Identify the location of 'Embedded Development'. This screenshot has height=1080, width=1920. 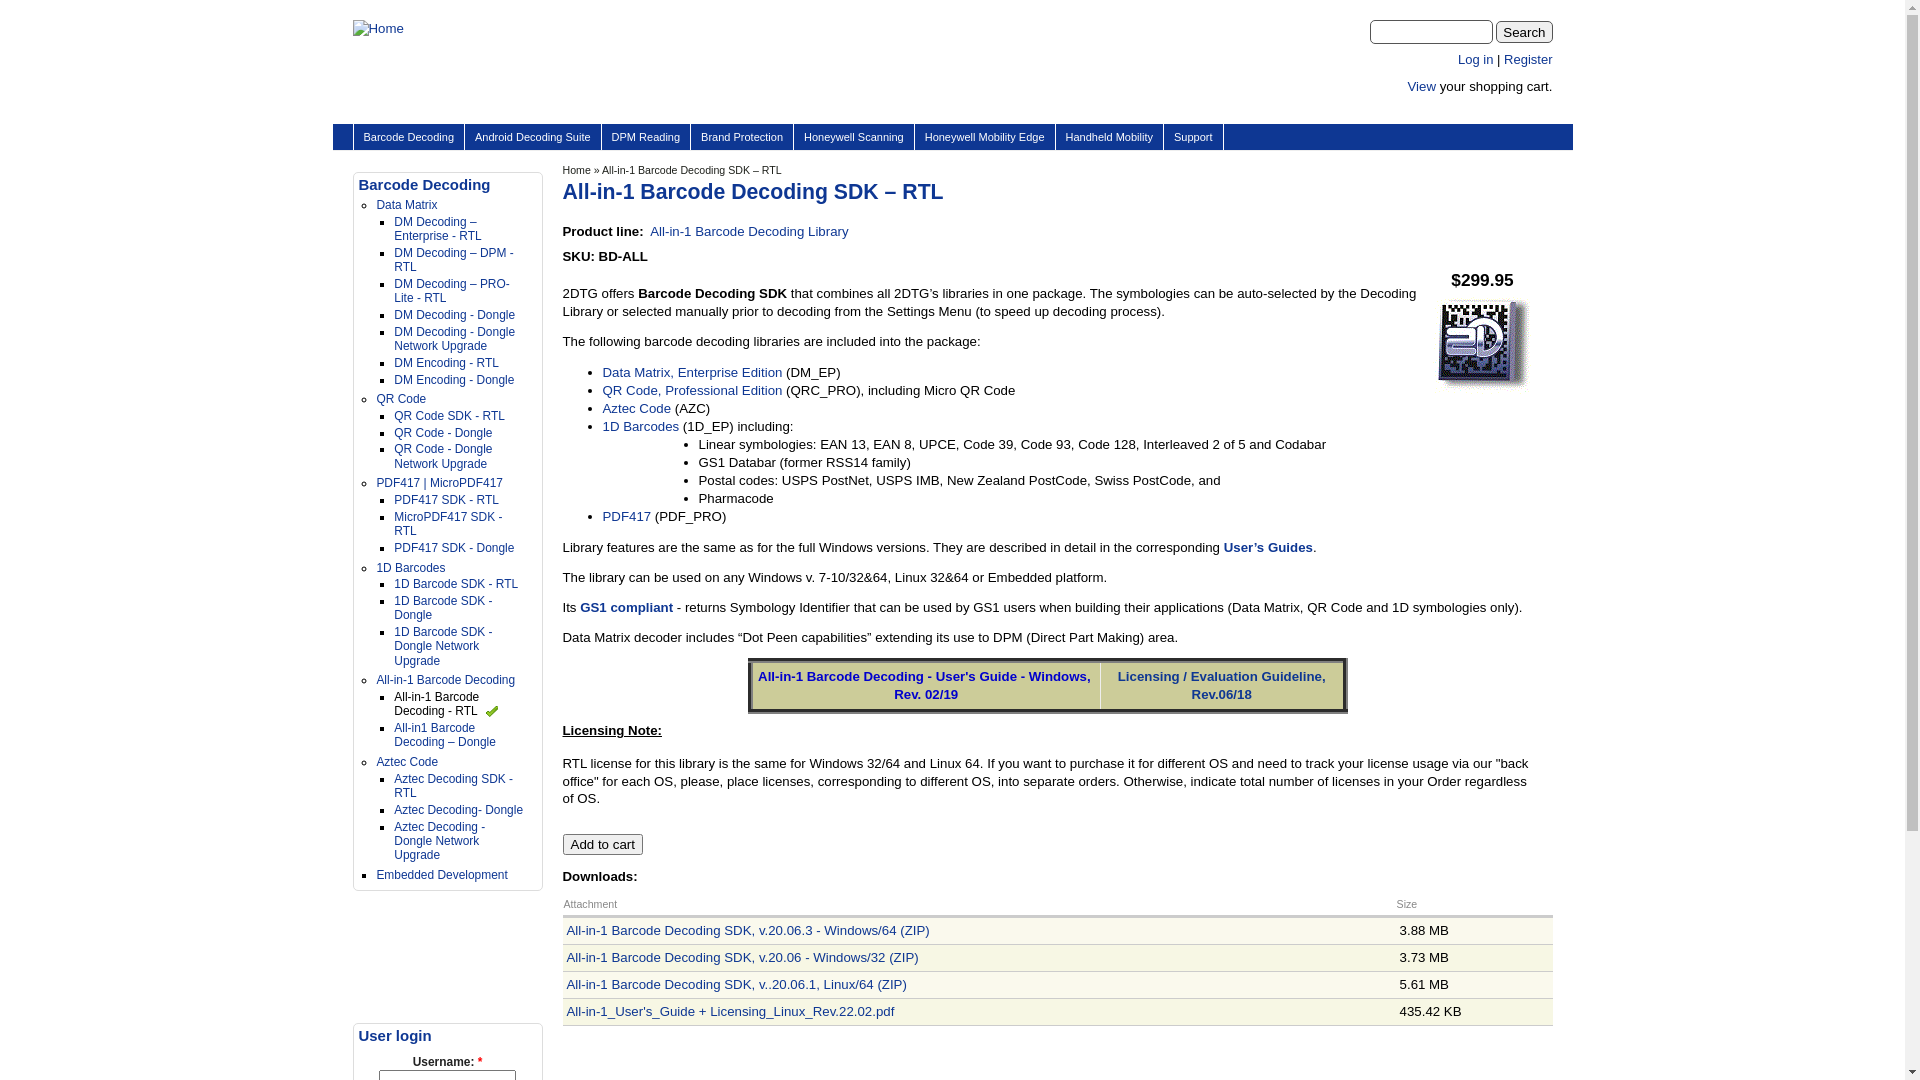
(375, 874).